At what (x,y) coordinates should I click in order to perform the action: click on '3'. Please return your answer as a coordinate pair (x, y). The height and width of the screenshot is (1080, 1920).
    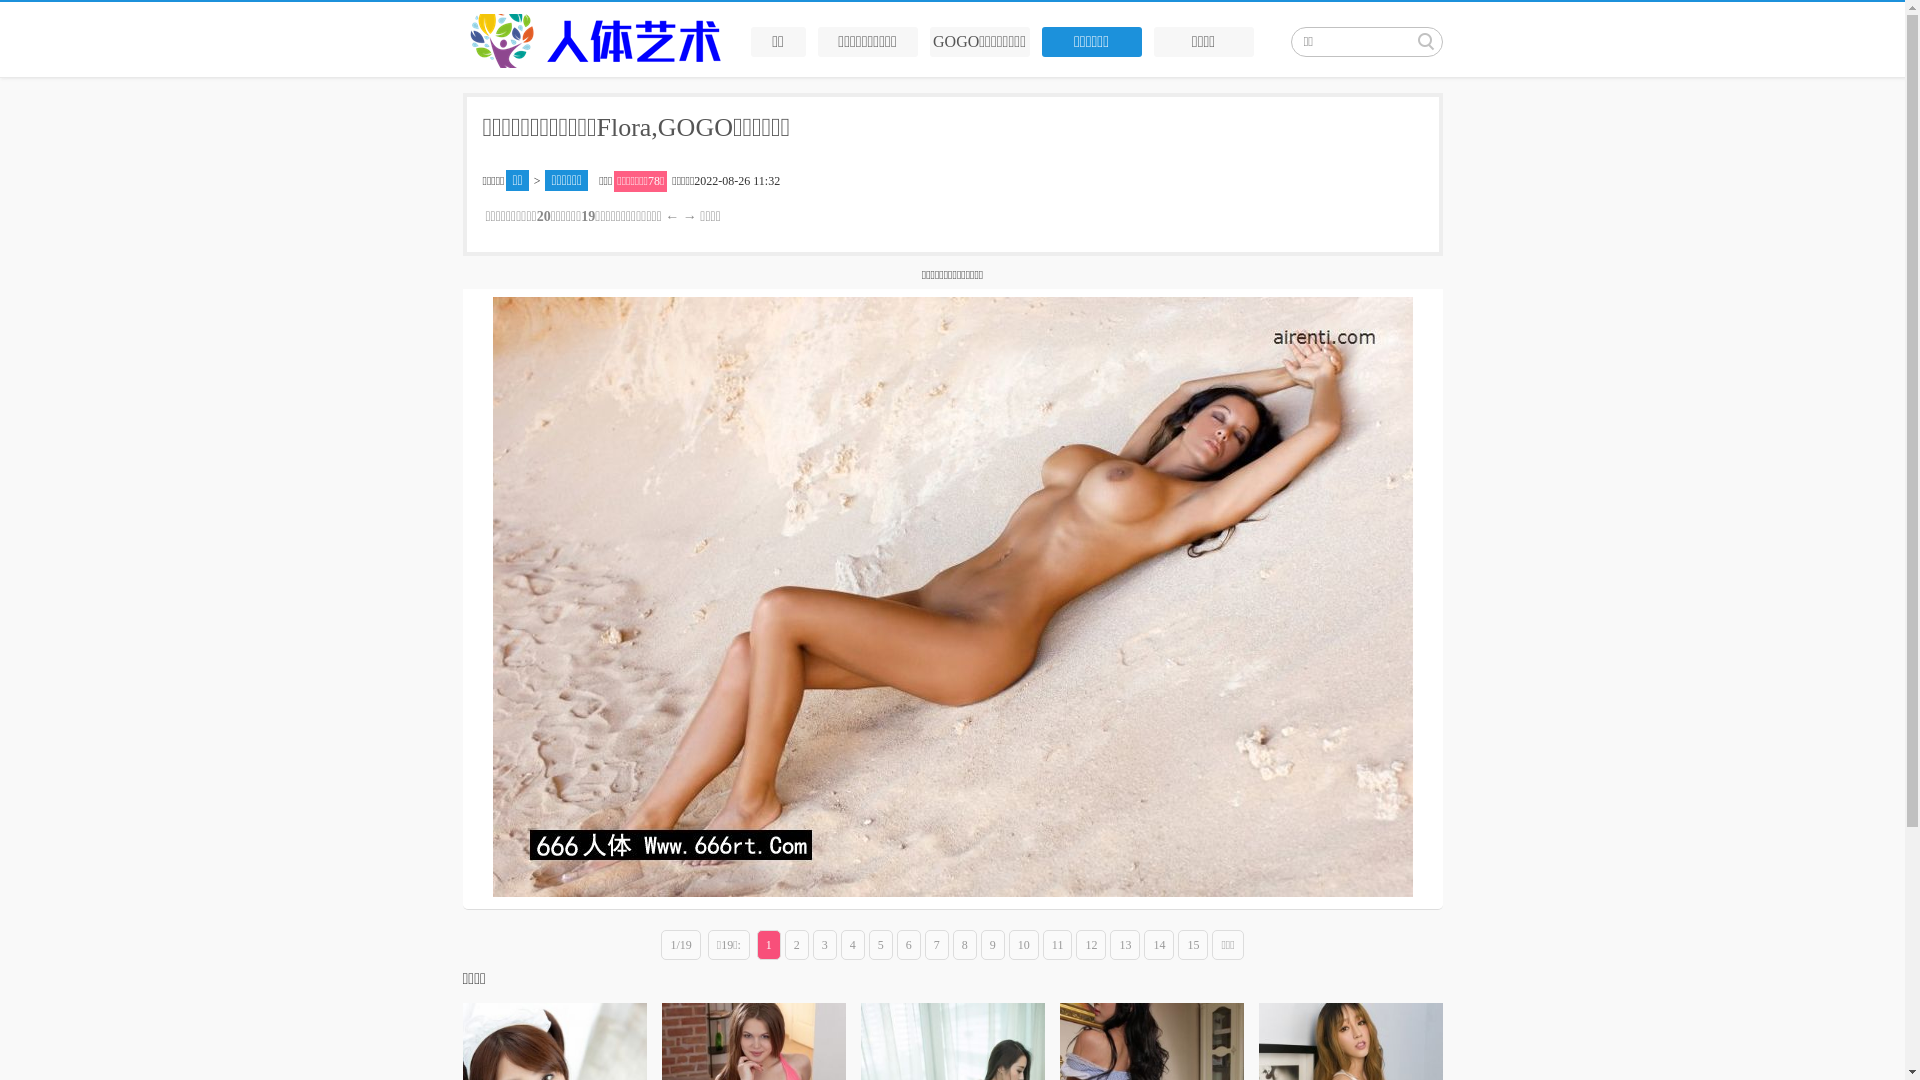
    Looking at the image, I should click on (812, 945).